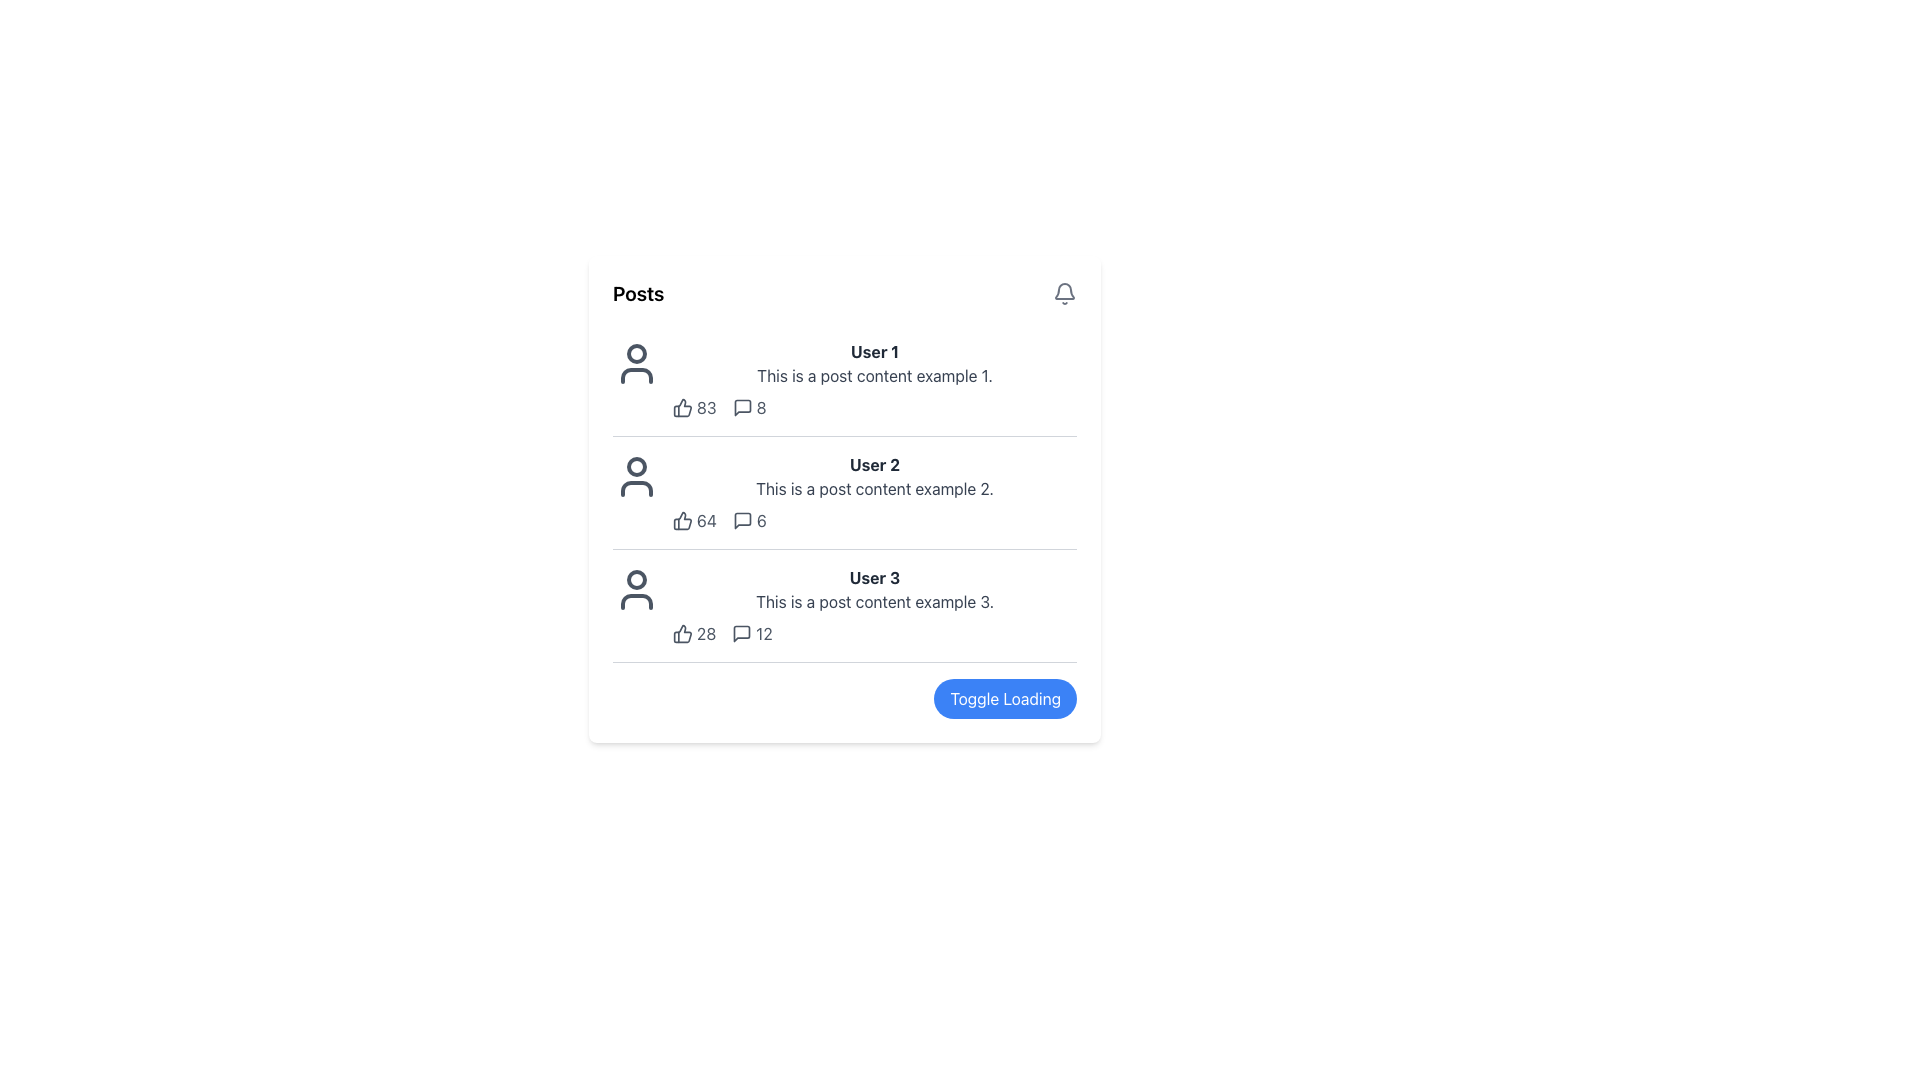 Image resolution: width=1920 pixels, height=1080 pixels. I want to click on the 'like' icon located to the left of the number '28' in the third post's interactive elements to register a 'like', so click(682, 633).